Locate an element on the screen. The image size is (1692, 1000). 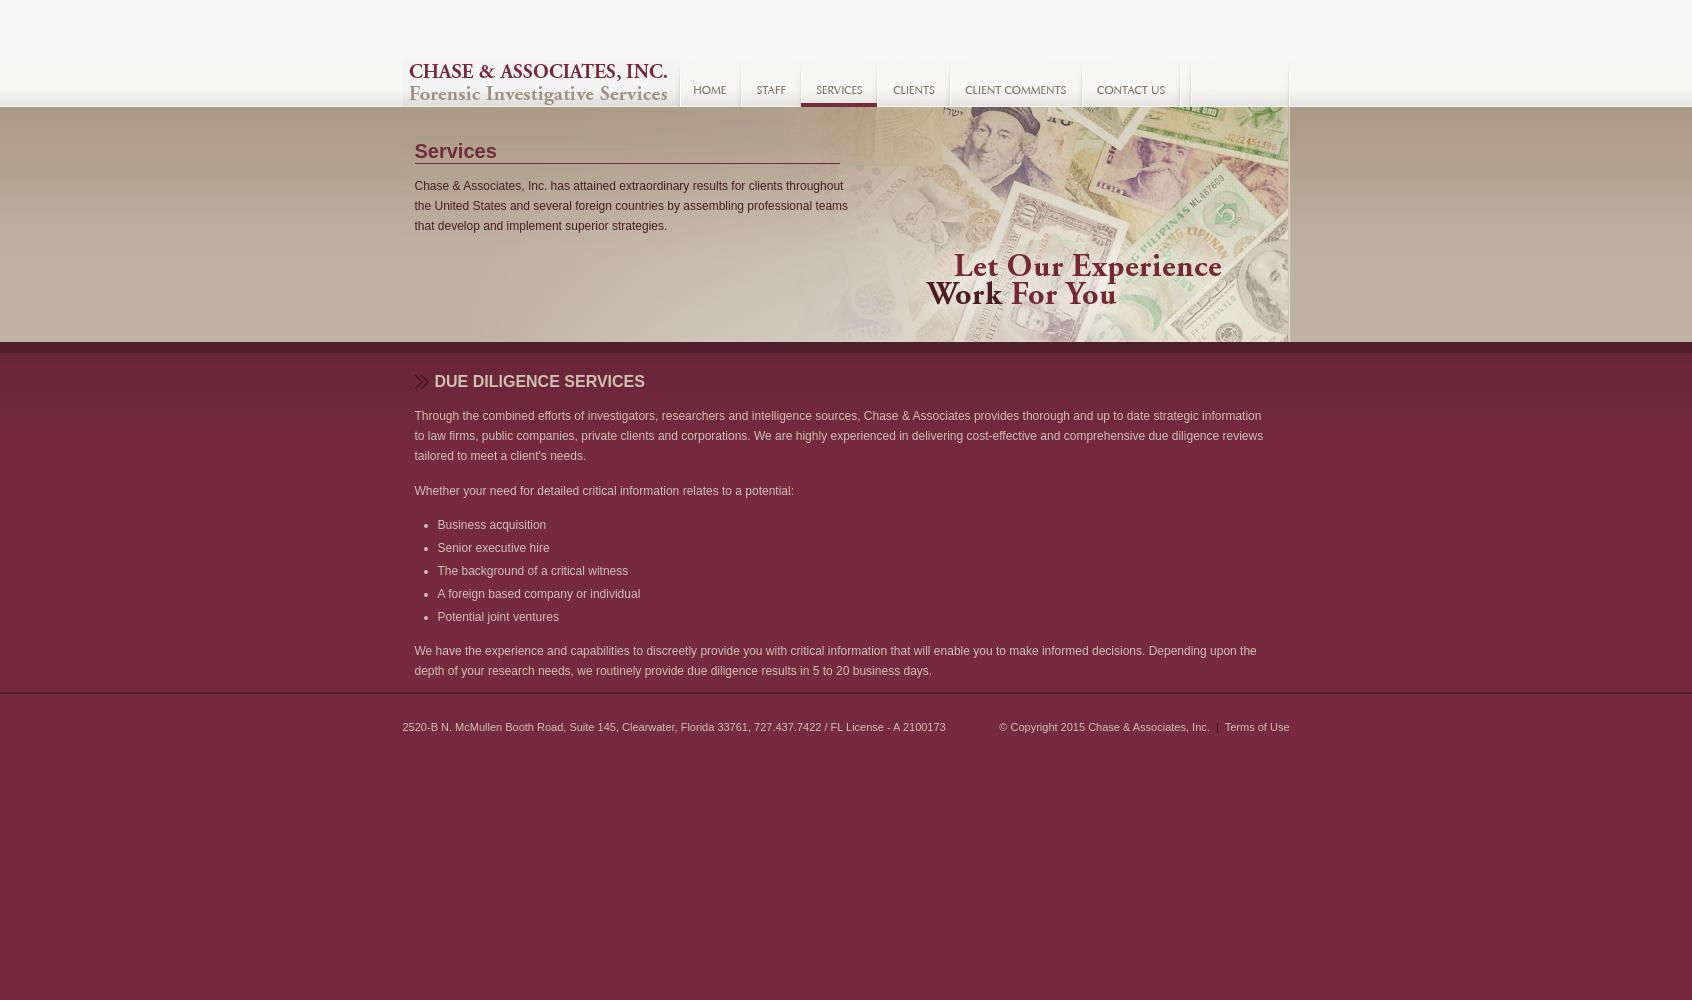
'Business acquisition' is located at coordinates (490, 525).